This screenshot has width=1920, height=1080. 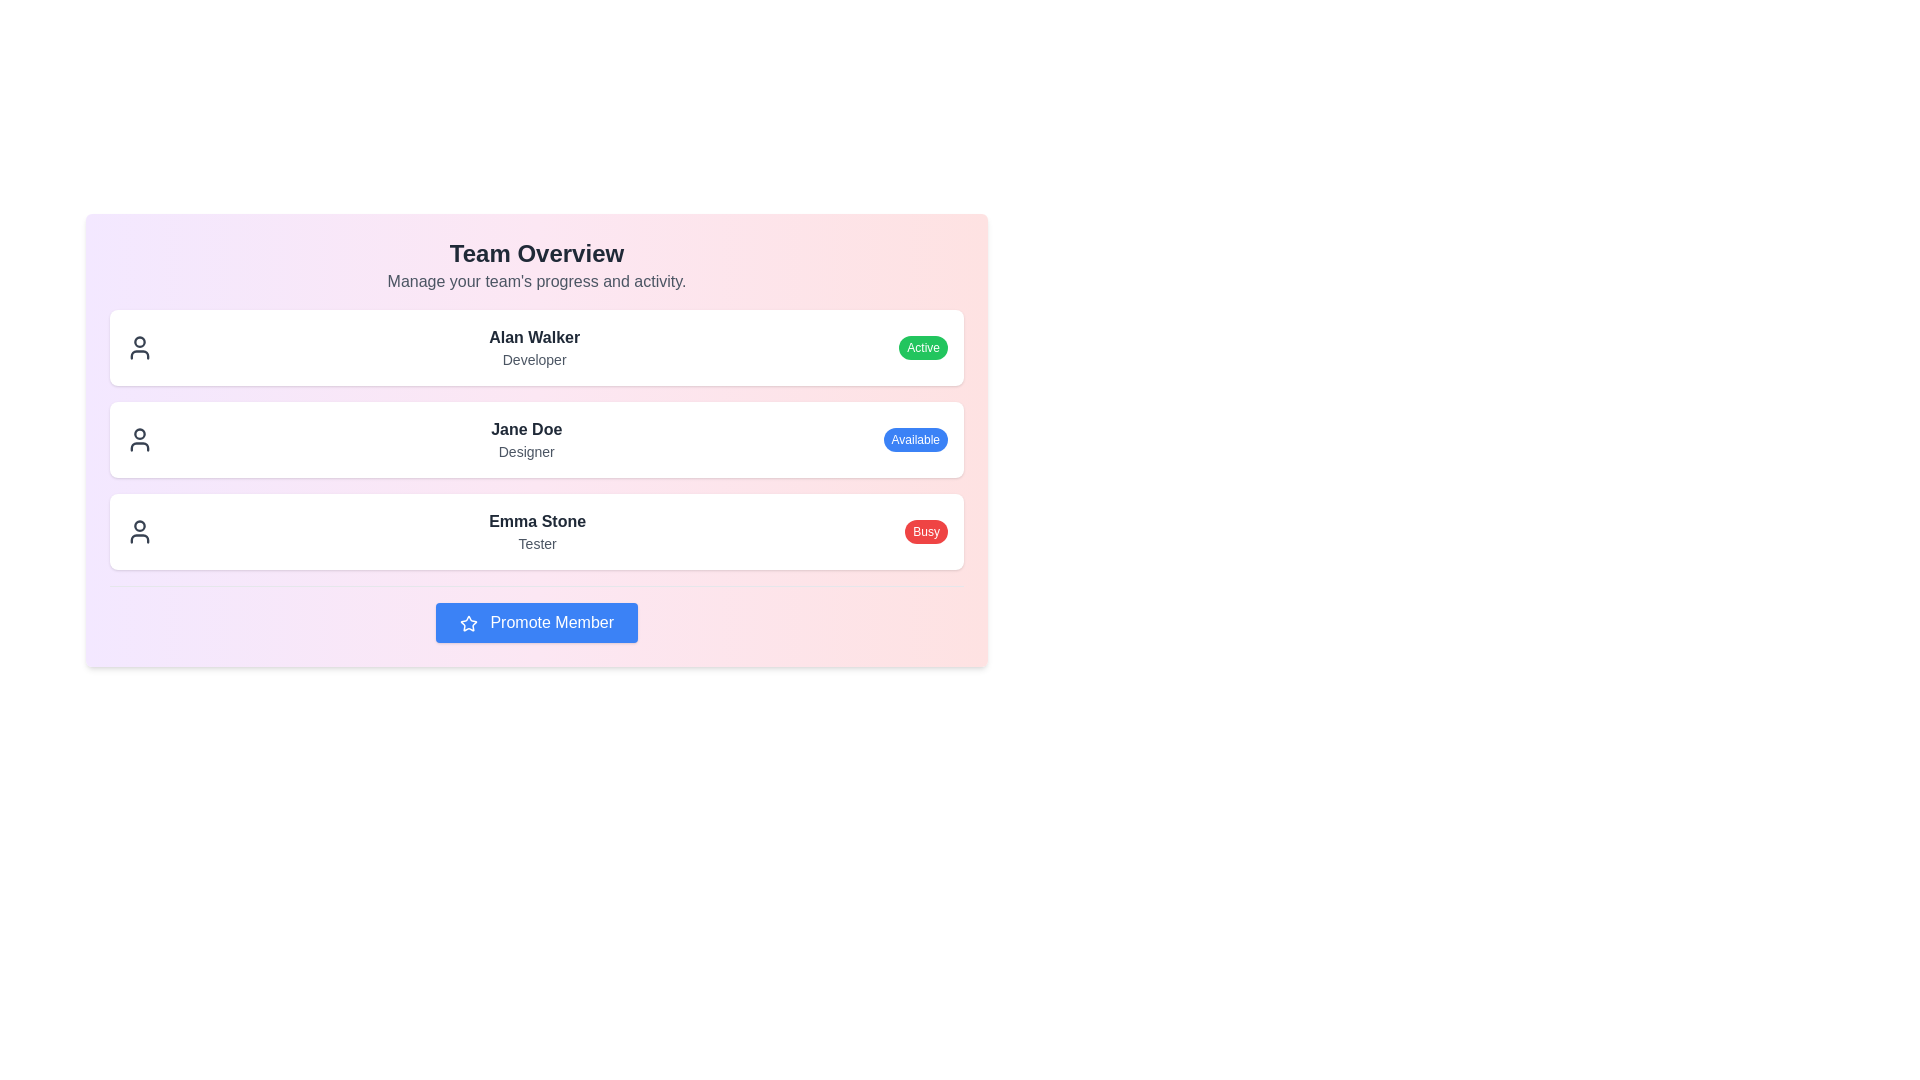 I want to click on the first List Item that presents the profile information of a team member, located below the 'Team Overview' heading, so click(x=537, y=346).